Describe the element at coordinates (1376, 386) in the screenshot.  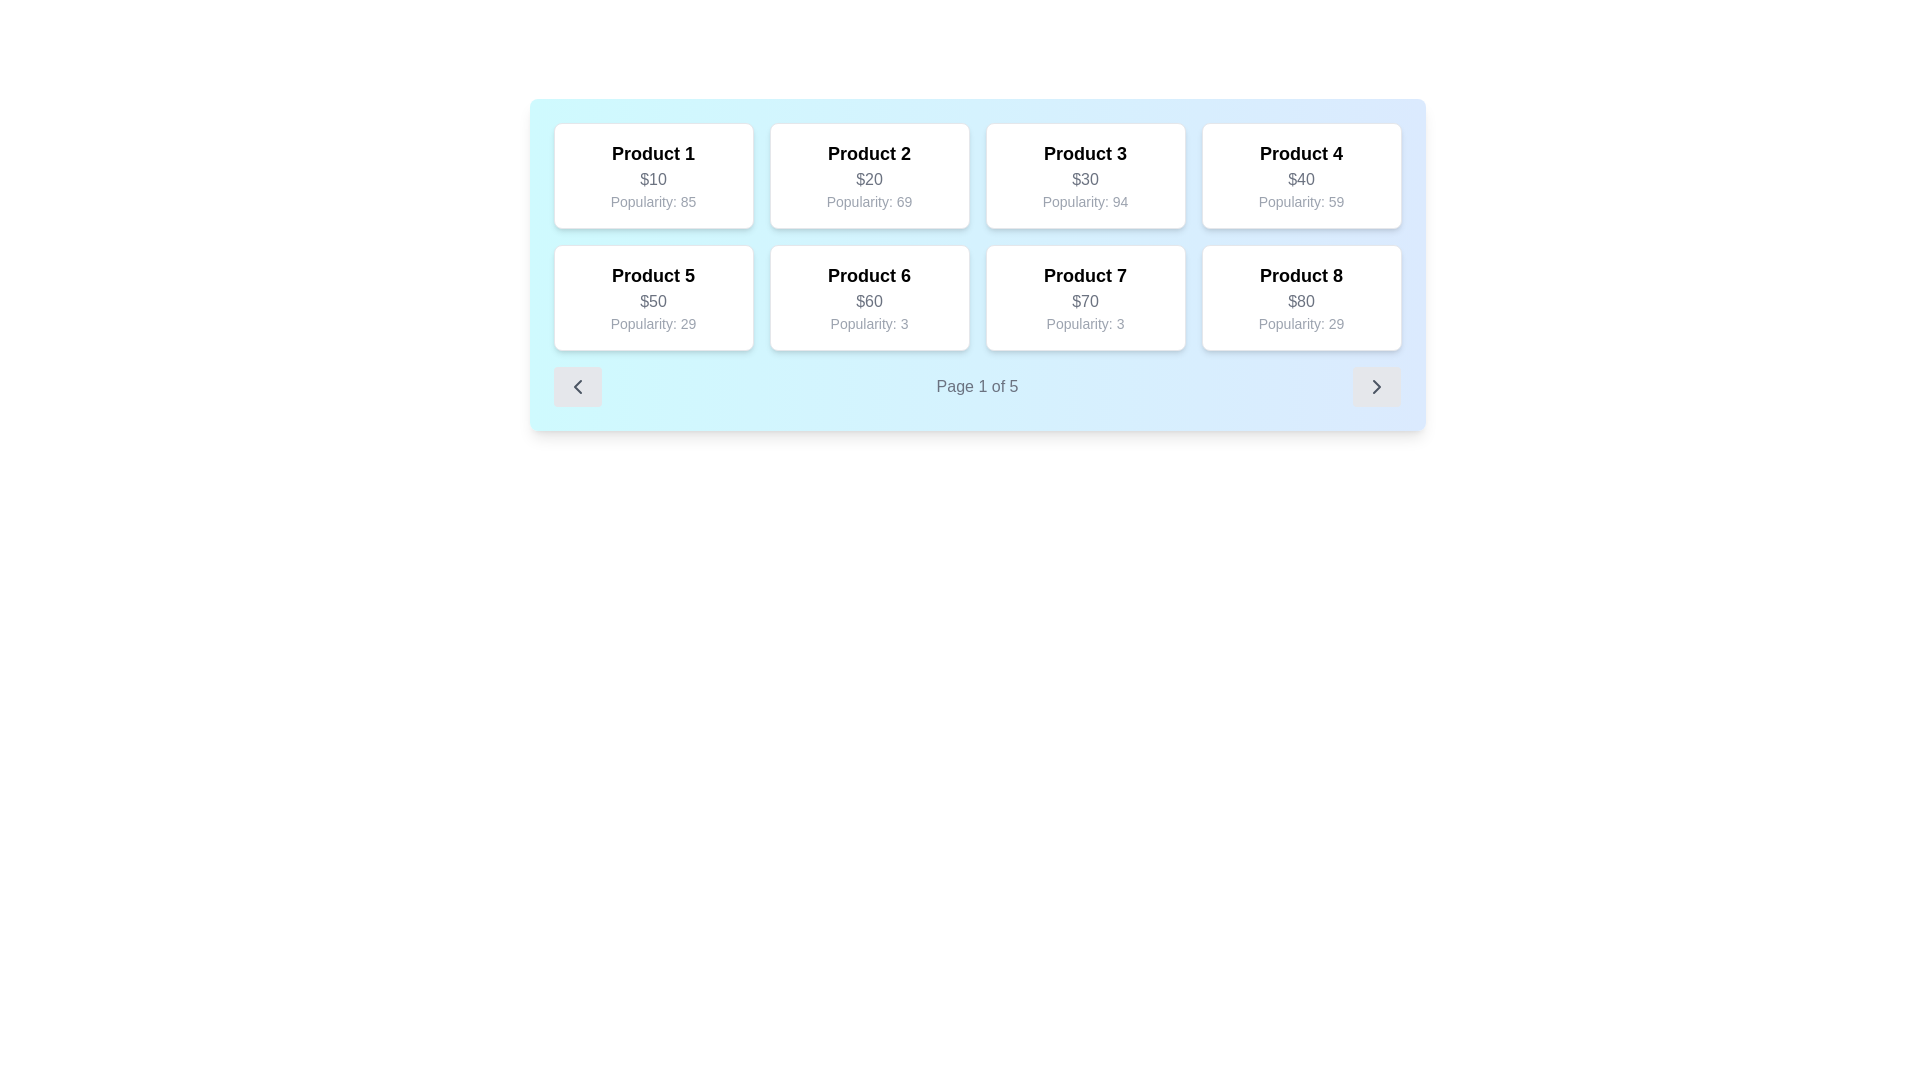
I see `the right-pointing chevron icon button located at the far right side of the horizontal pager interface` at that location.